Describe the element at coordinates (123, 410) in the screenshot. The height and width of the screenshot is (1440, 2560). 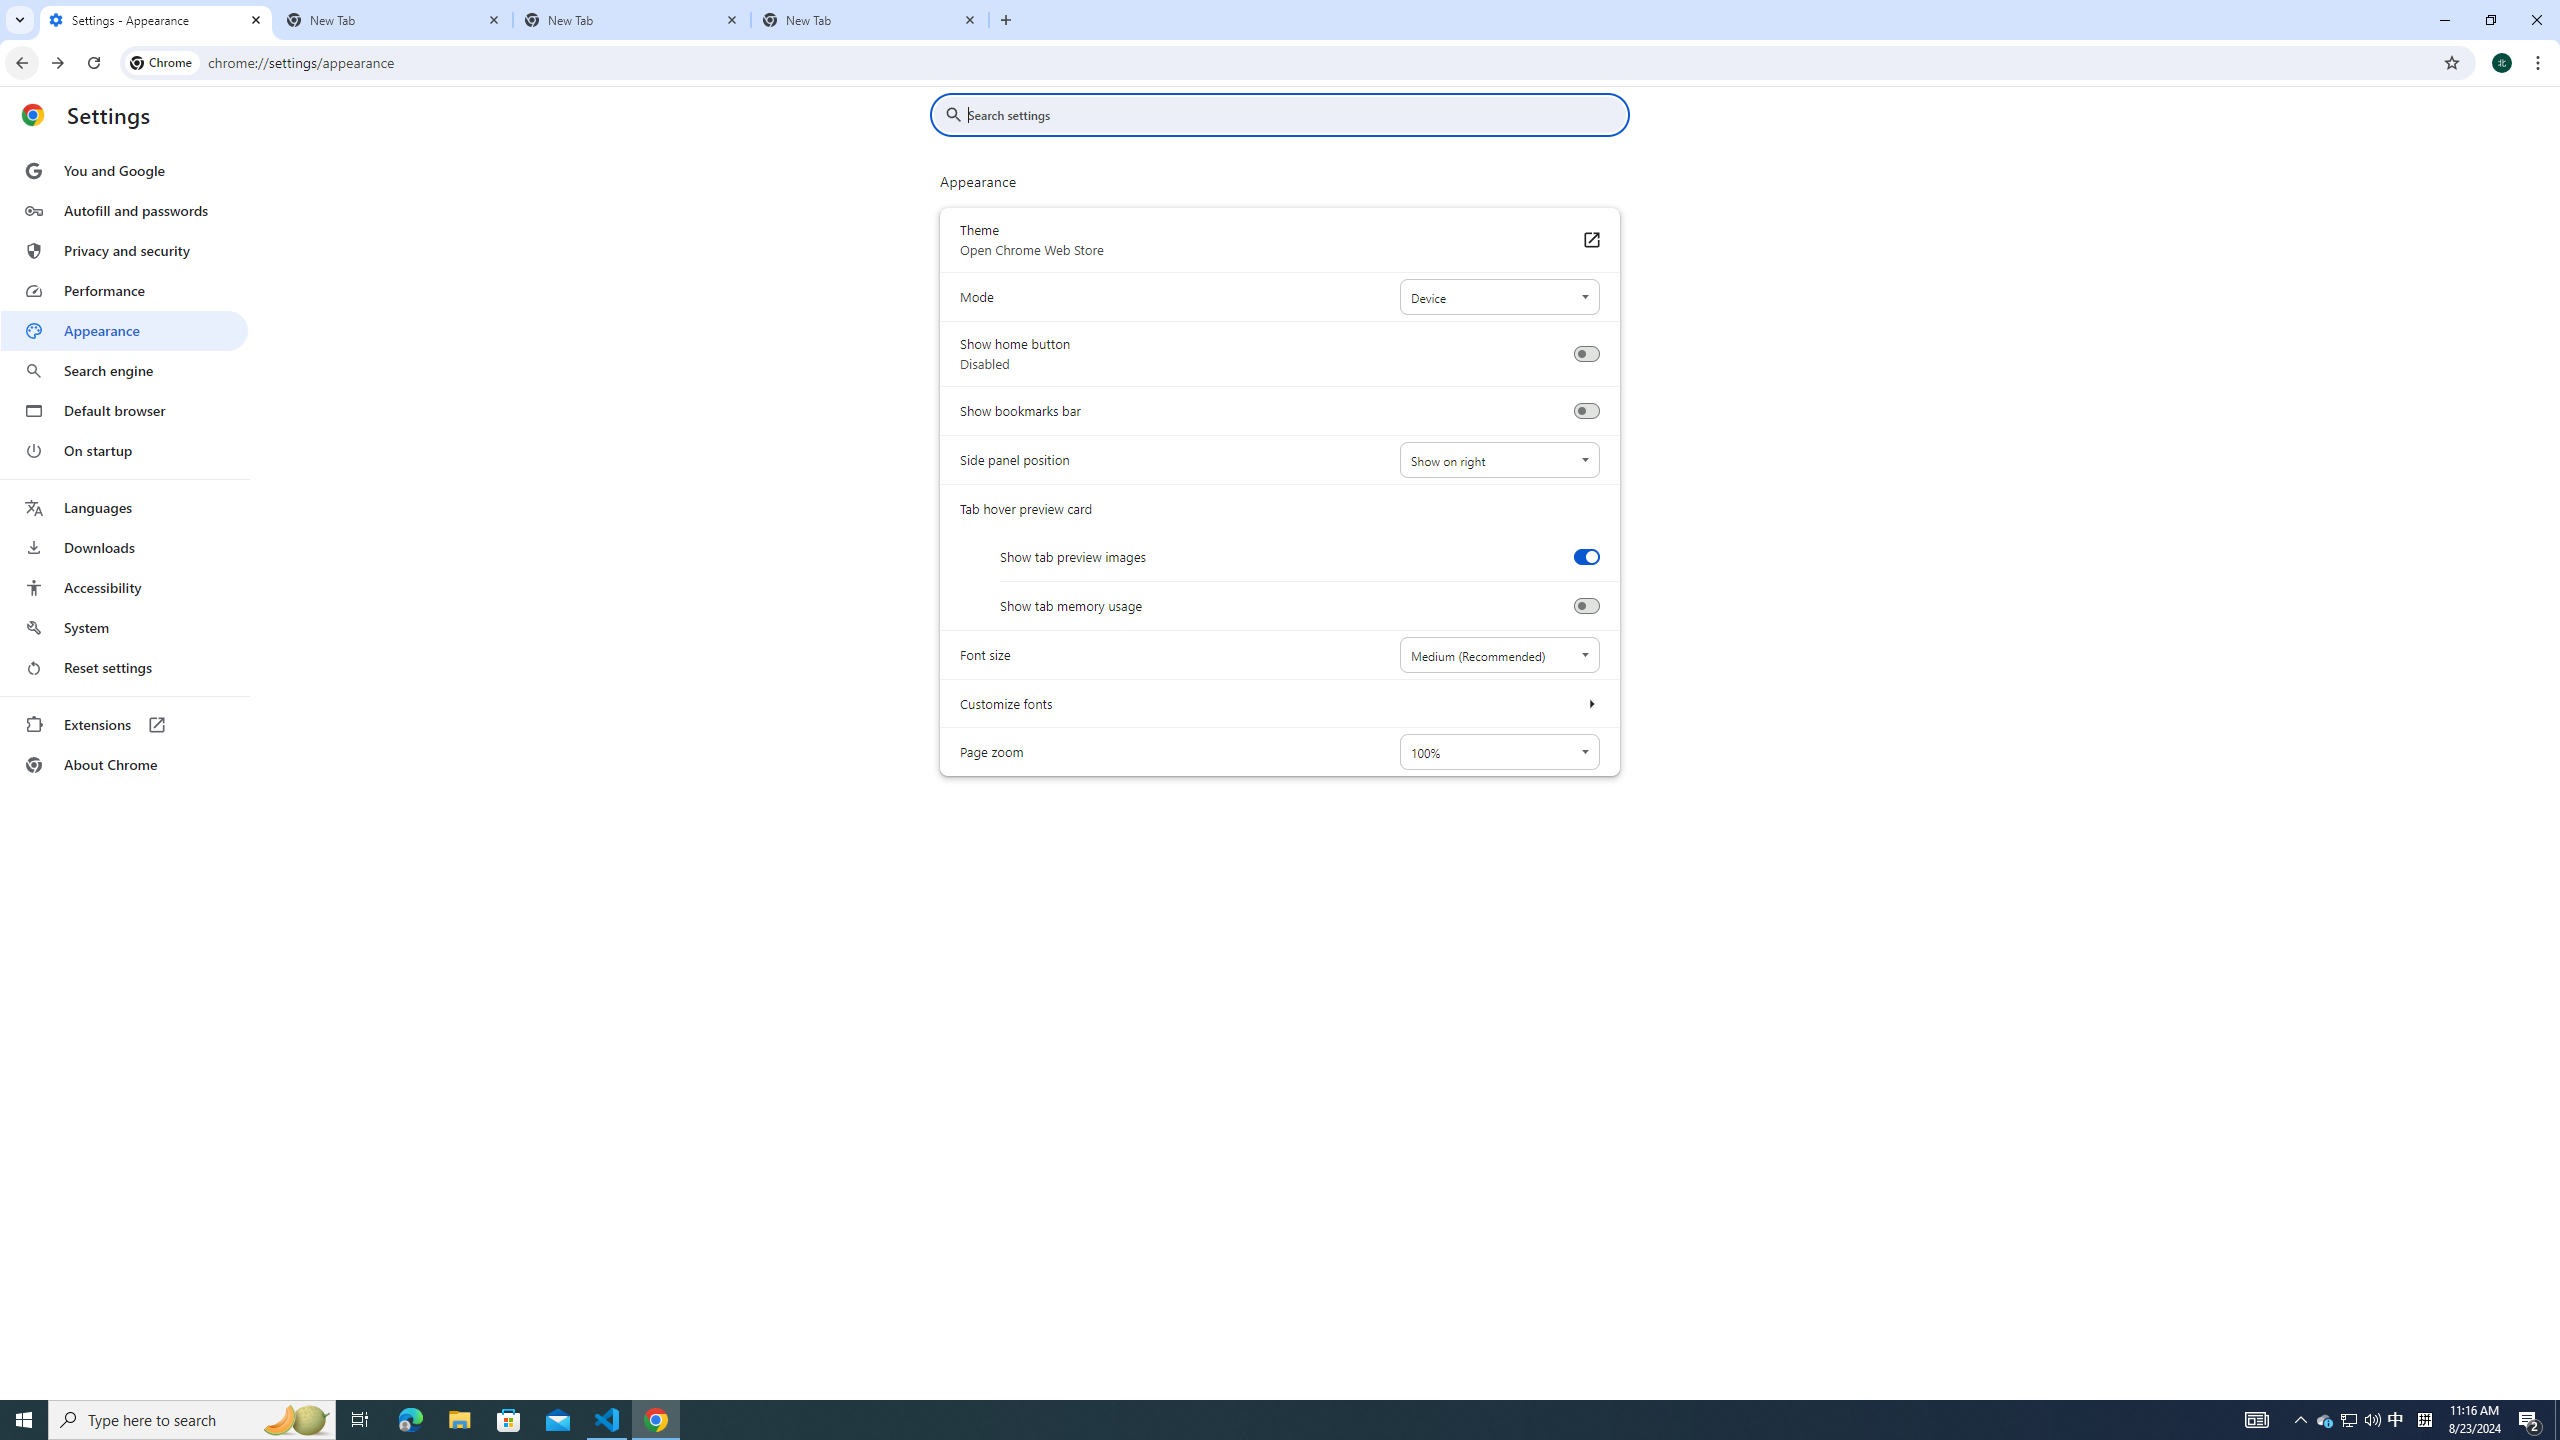
I see `'Default browser'` at that location.